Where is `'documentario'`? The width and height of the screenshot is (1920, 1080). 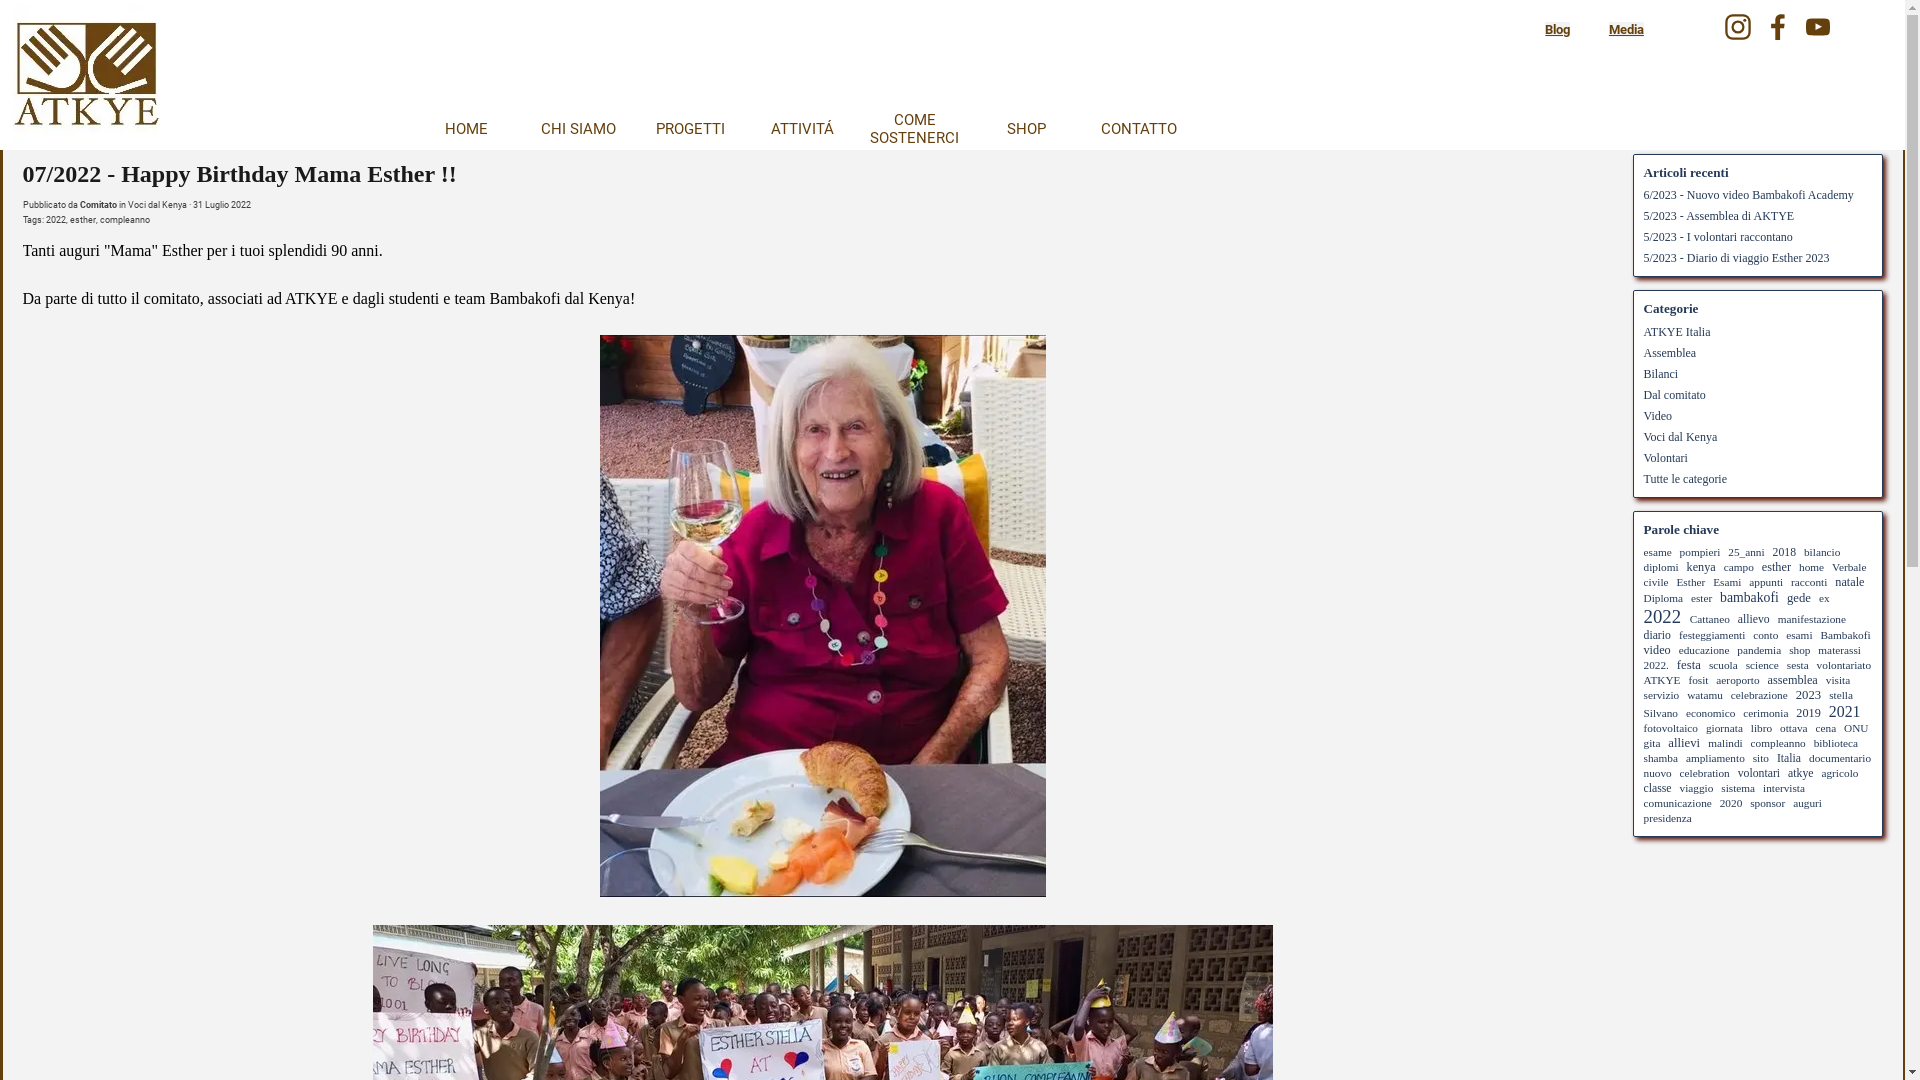 'documentario' is located at coordinates (1839, 758).